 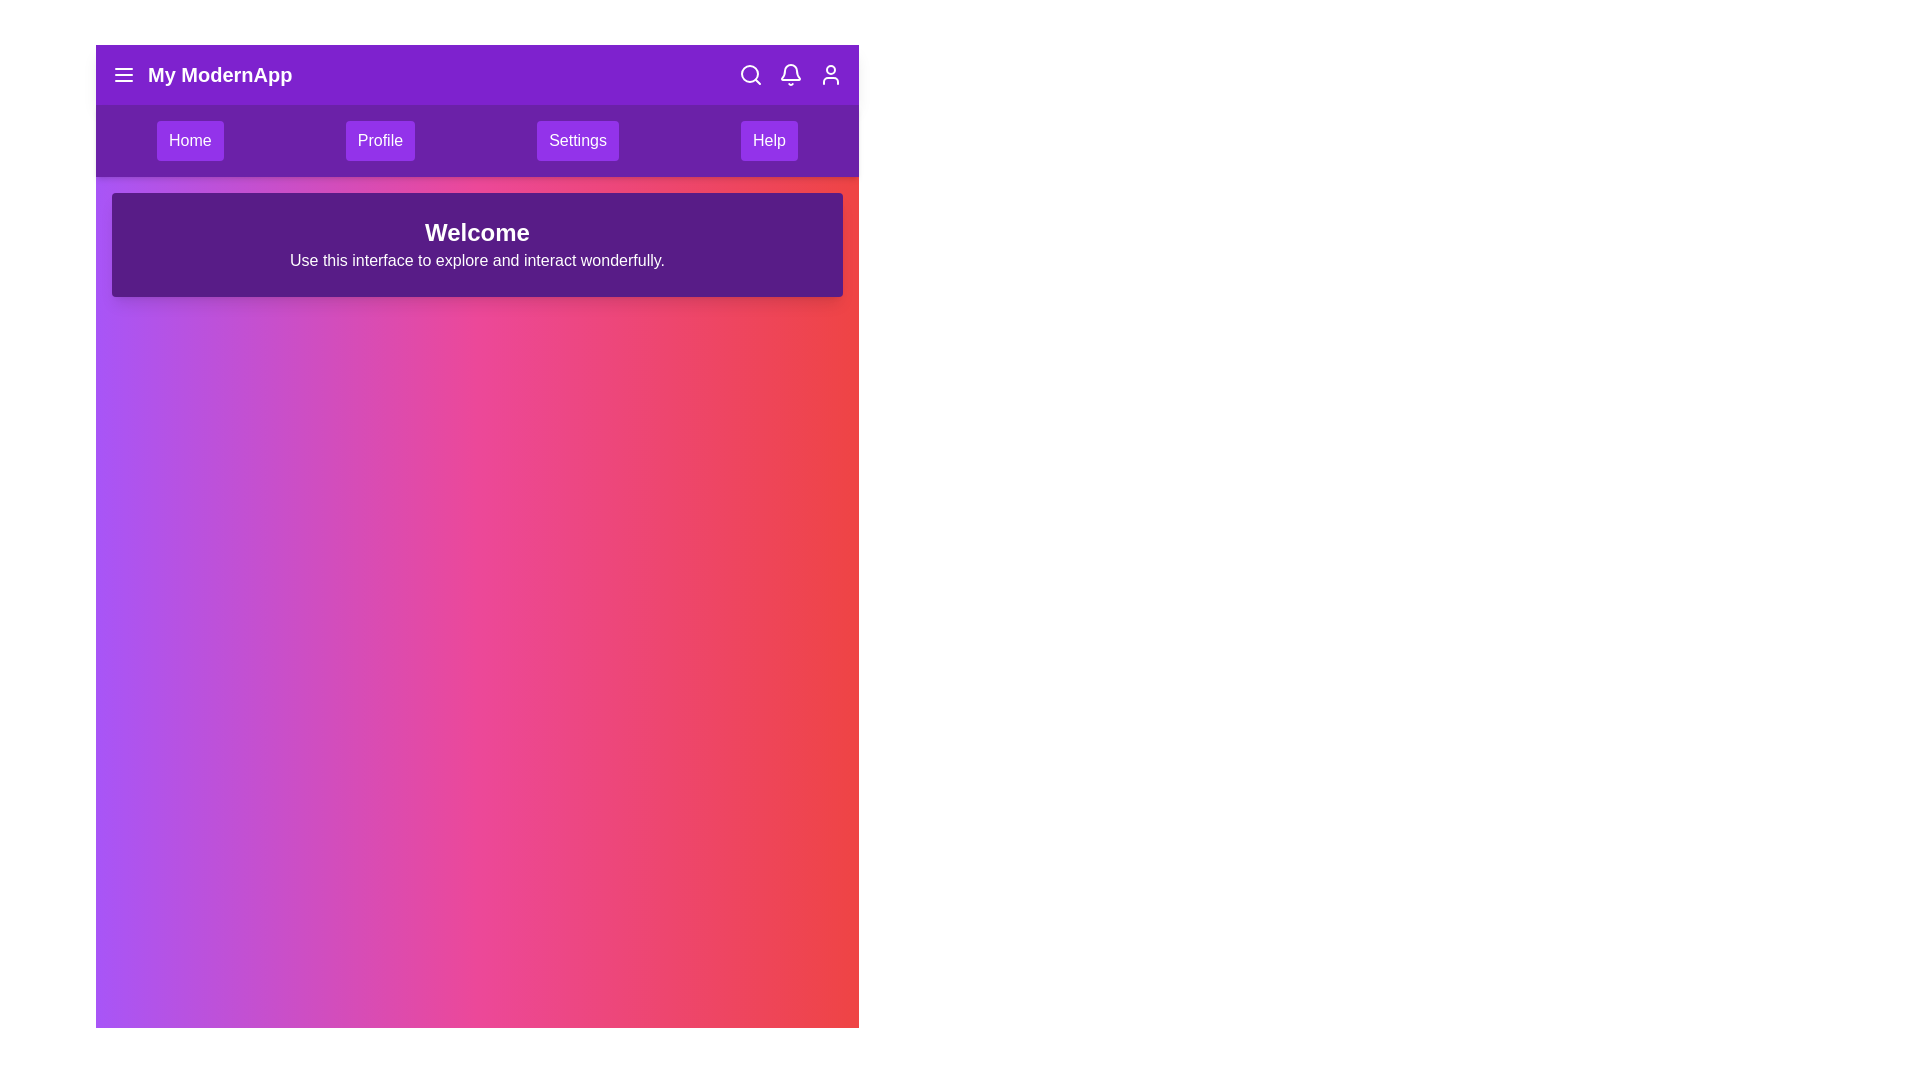 What do you see at coordinates (830, 73) in the screenshot?
I see `the user icon in the app bar` at bounding box center [830, 73].